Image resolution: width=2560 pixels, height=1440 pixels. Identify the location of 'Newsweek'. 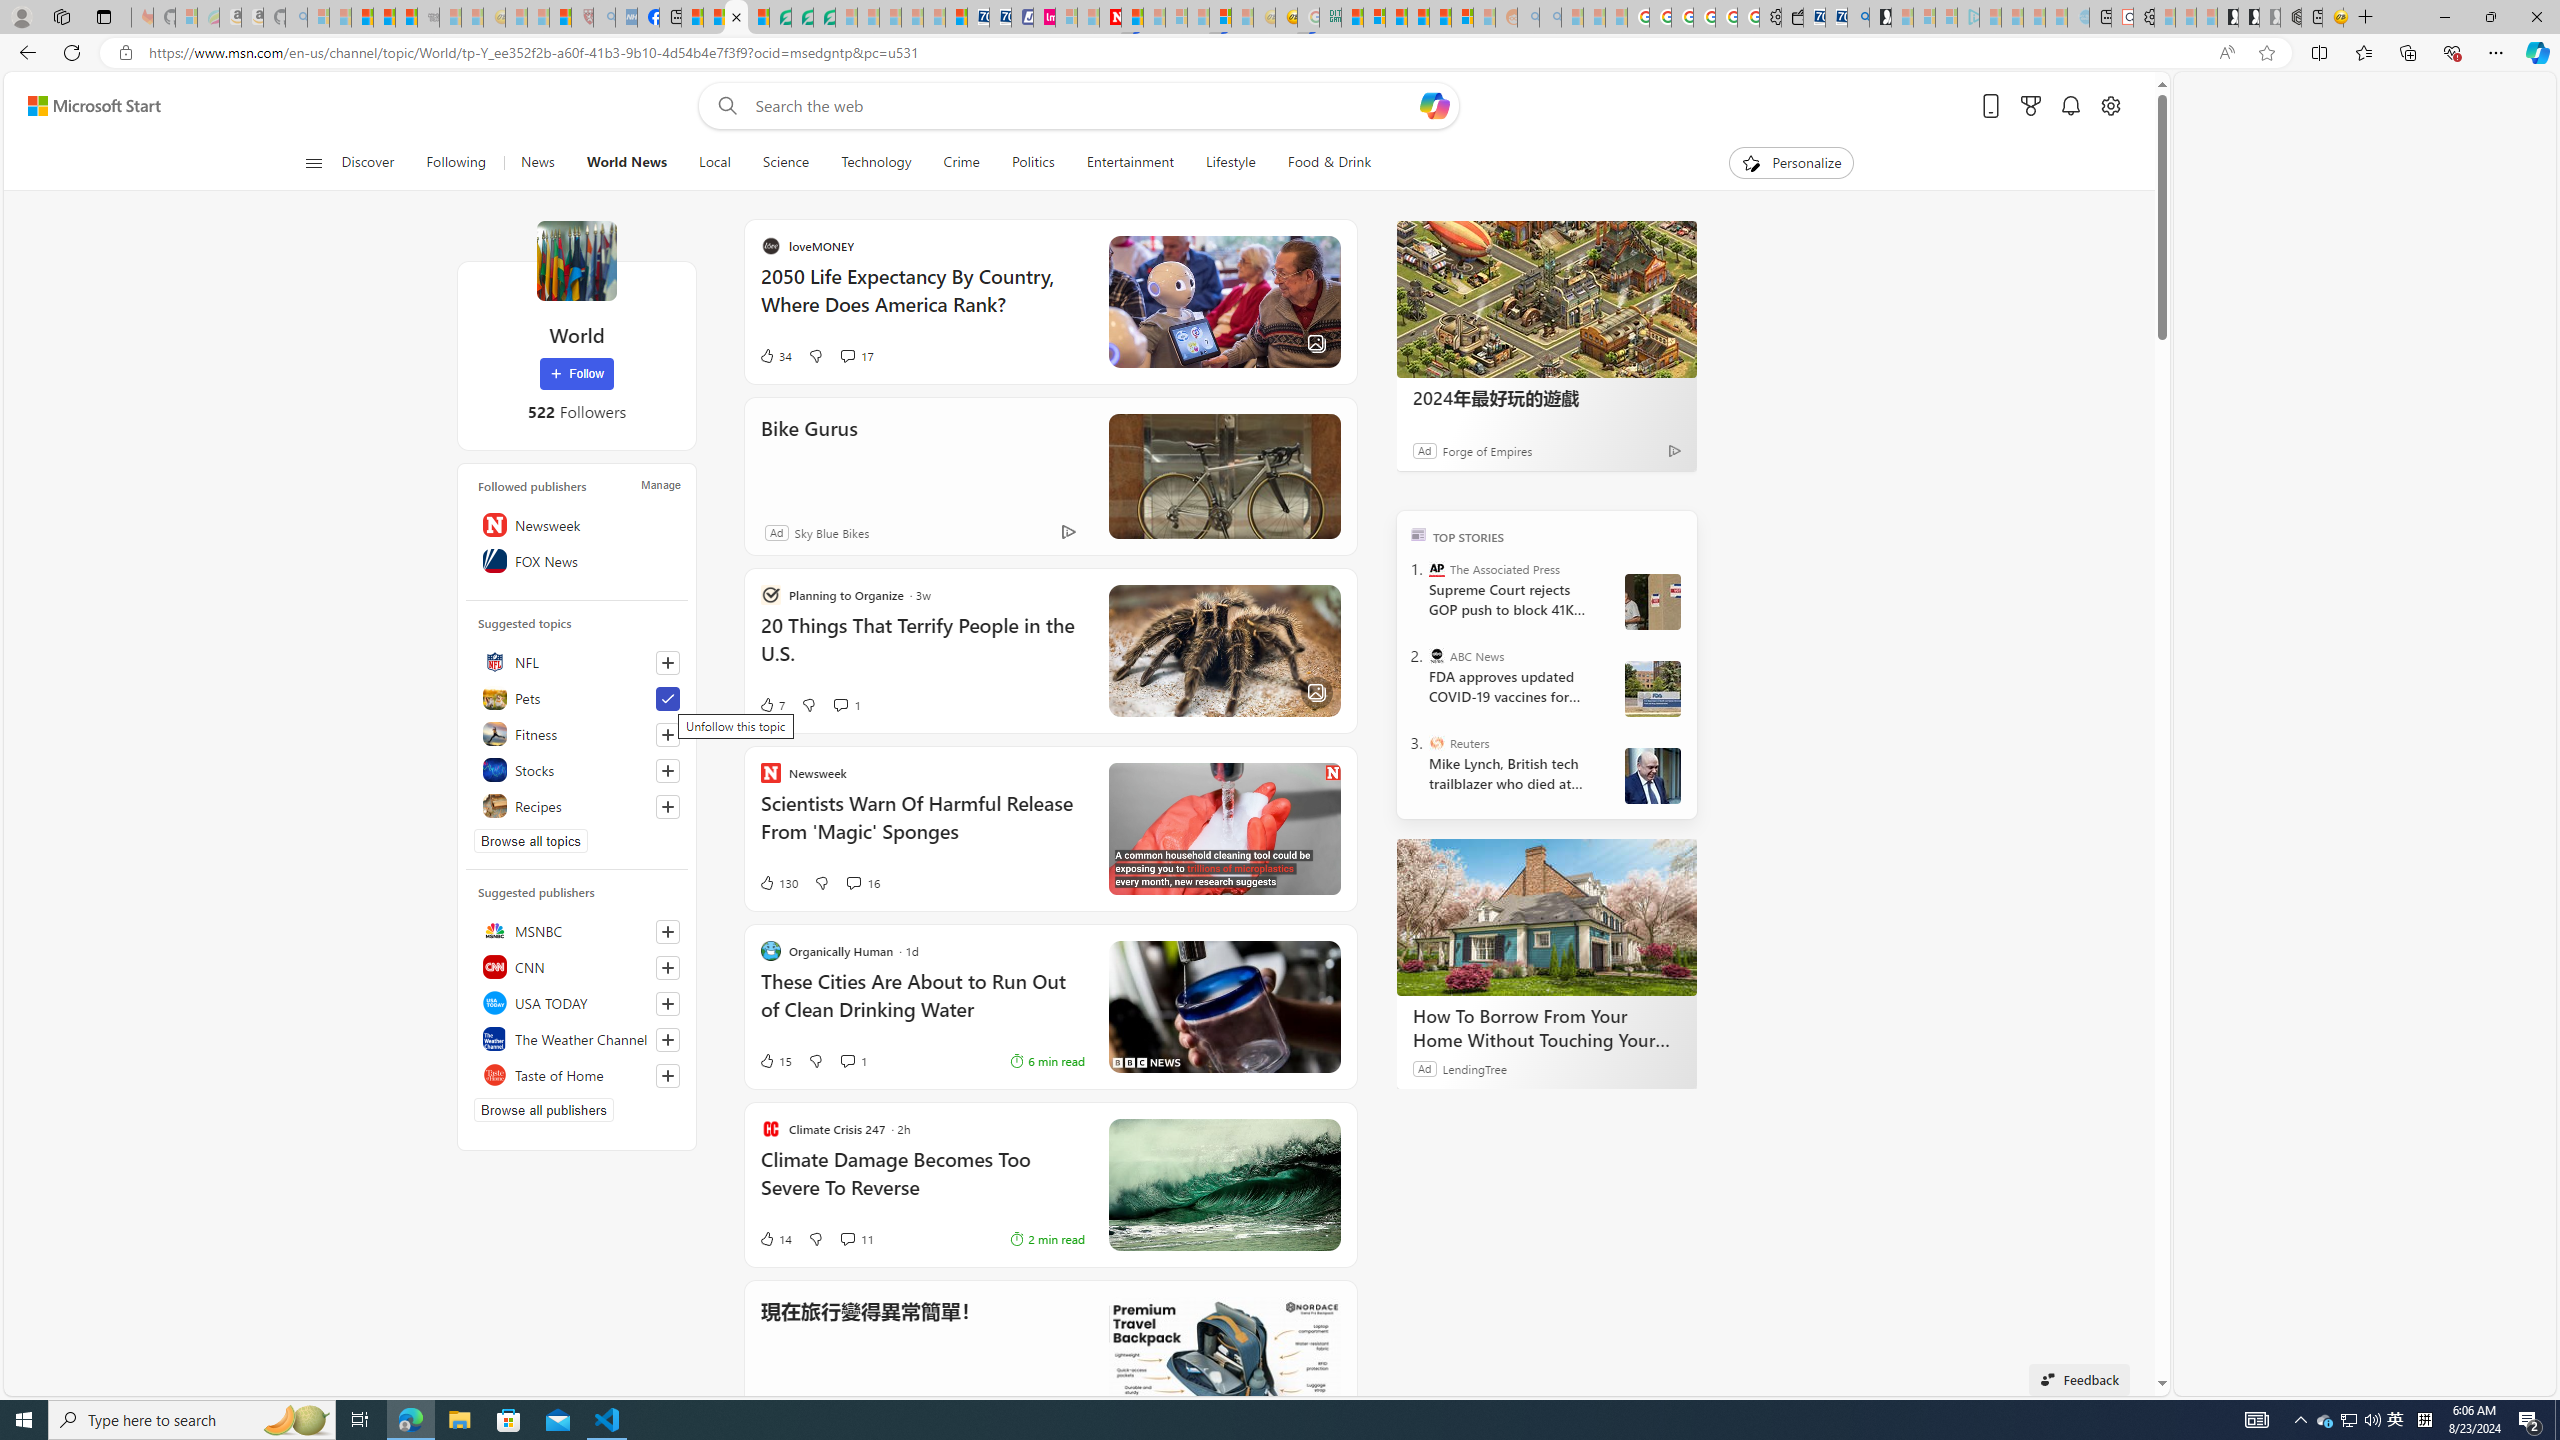
(575, 524).